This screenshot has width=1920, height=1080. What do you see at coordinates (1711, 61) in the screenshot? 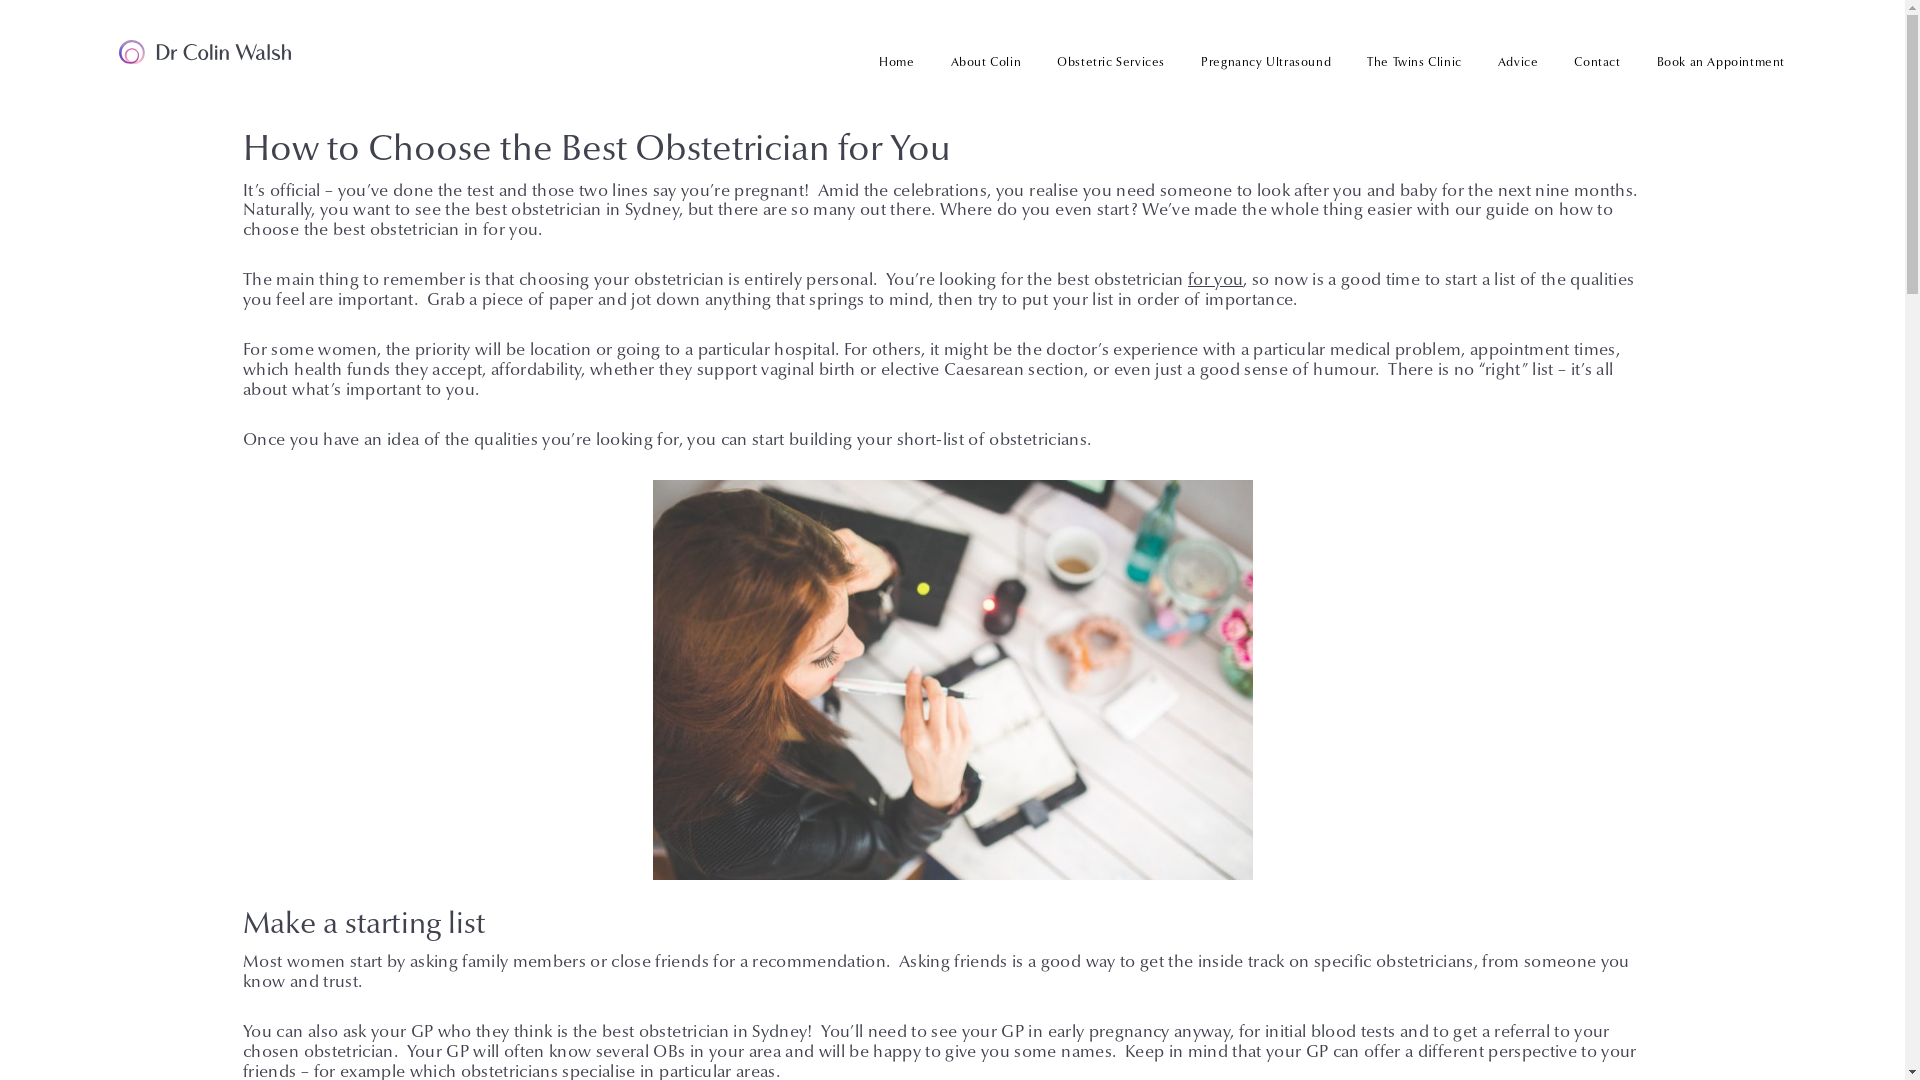
I see `'Book an Appointment'` at bounding box center [1711, 61].